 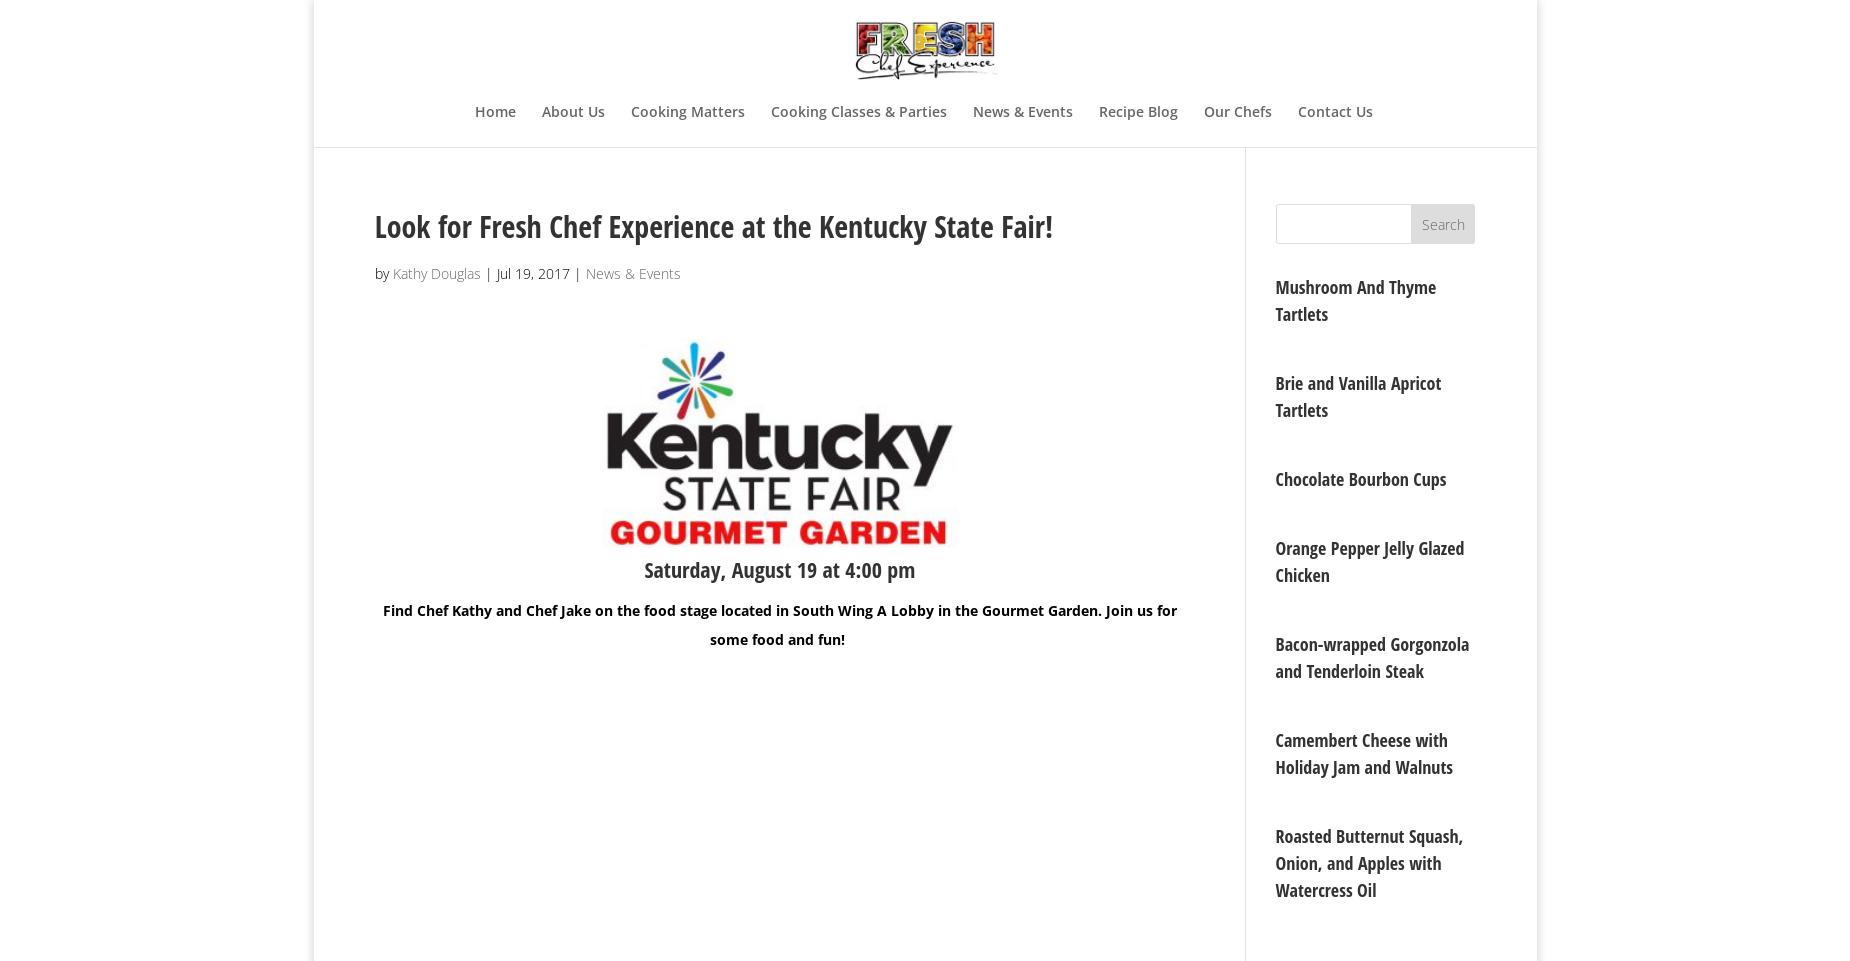 What do you see at coordinates (858, 110) in the screenshot?
I see `'Cooking Classes & Parties'` at bounding box center [858, 110].